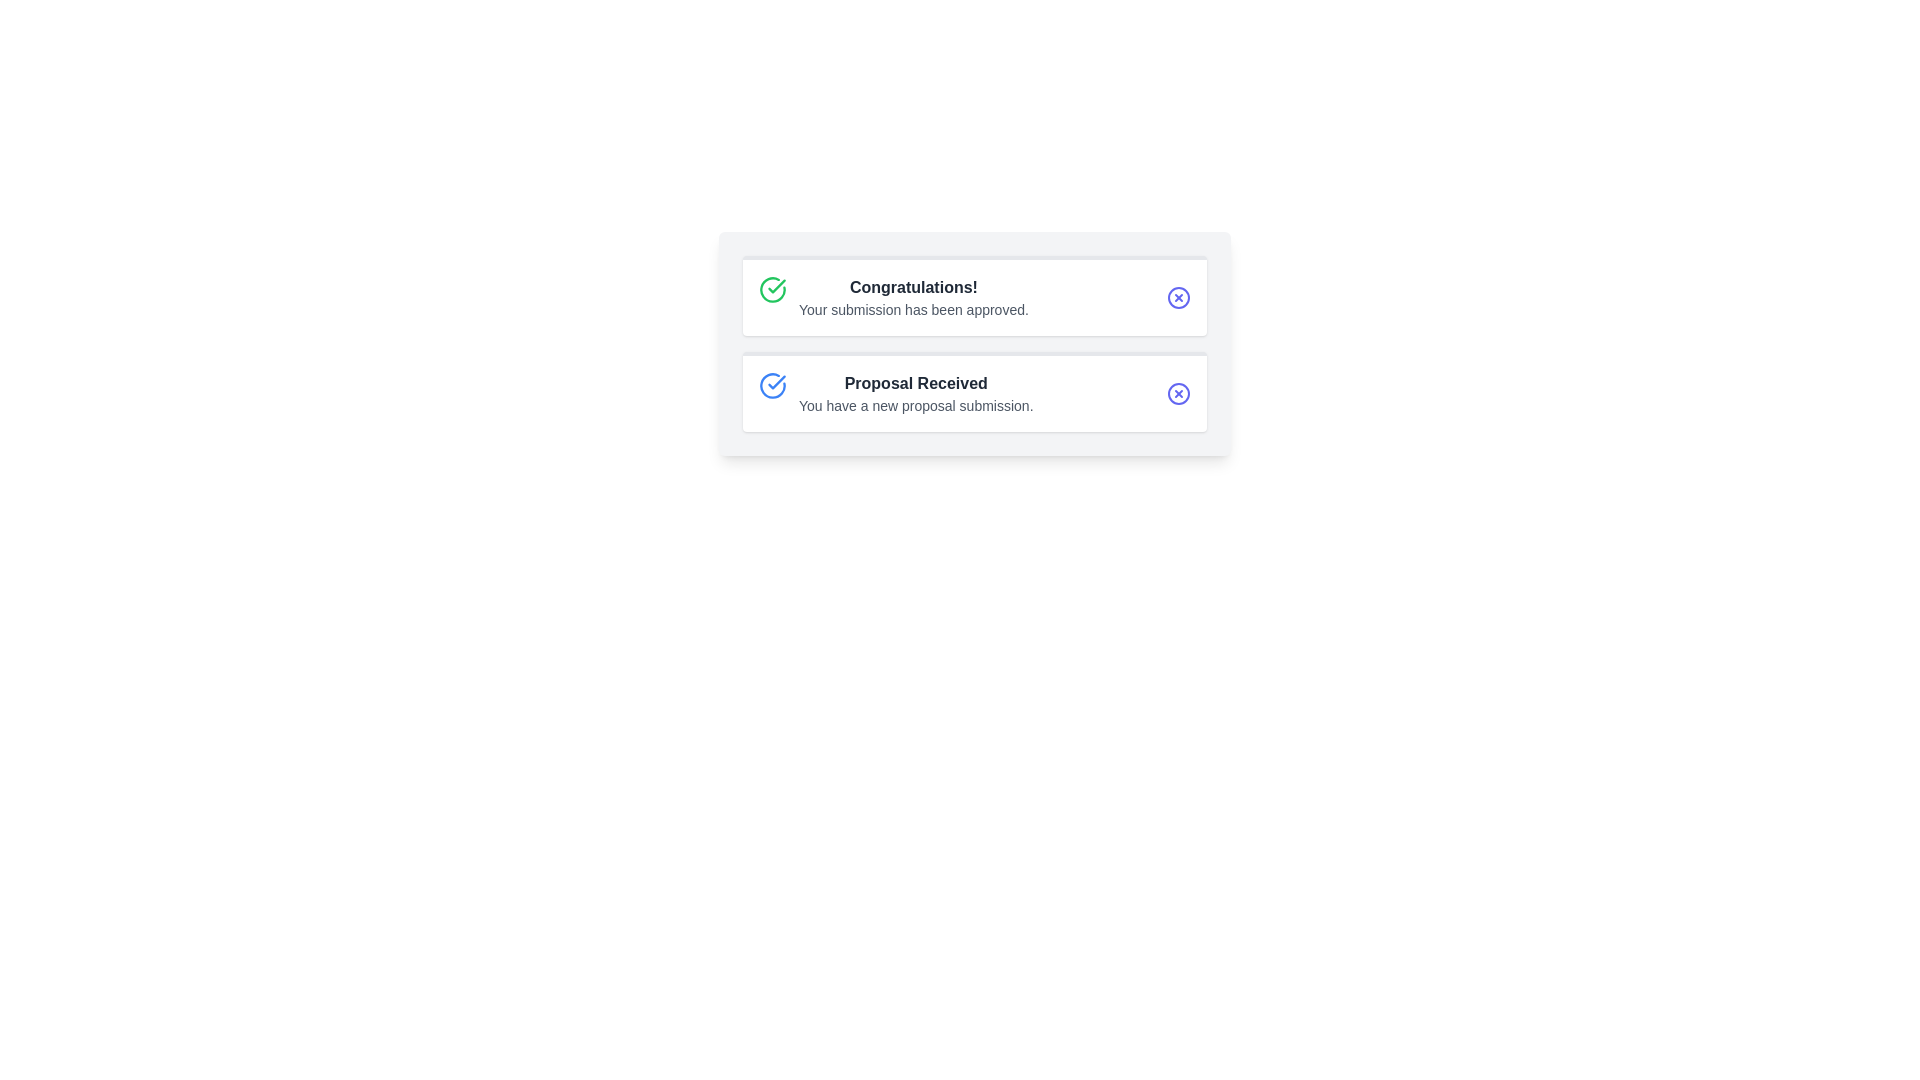 Image resolution: width=1920 pixels, height=1080 pixels. Describe the element at coordinates (915, 405) in the screenshot. I see `the Text Label that provides information about the proposal submission, located in the lower part of the 'Proposal Received' section, beneath the bold title text` at that location.